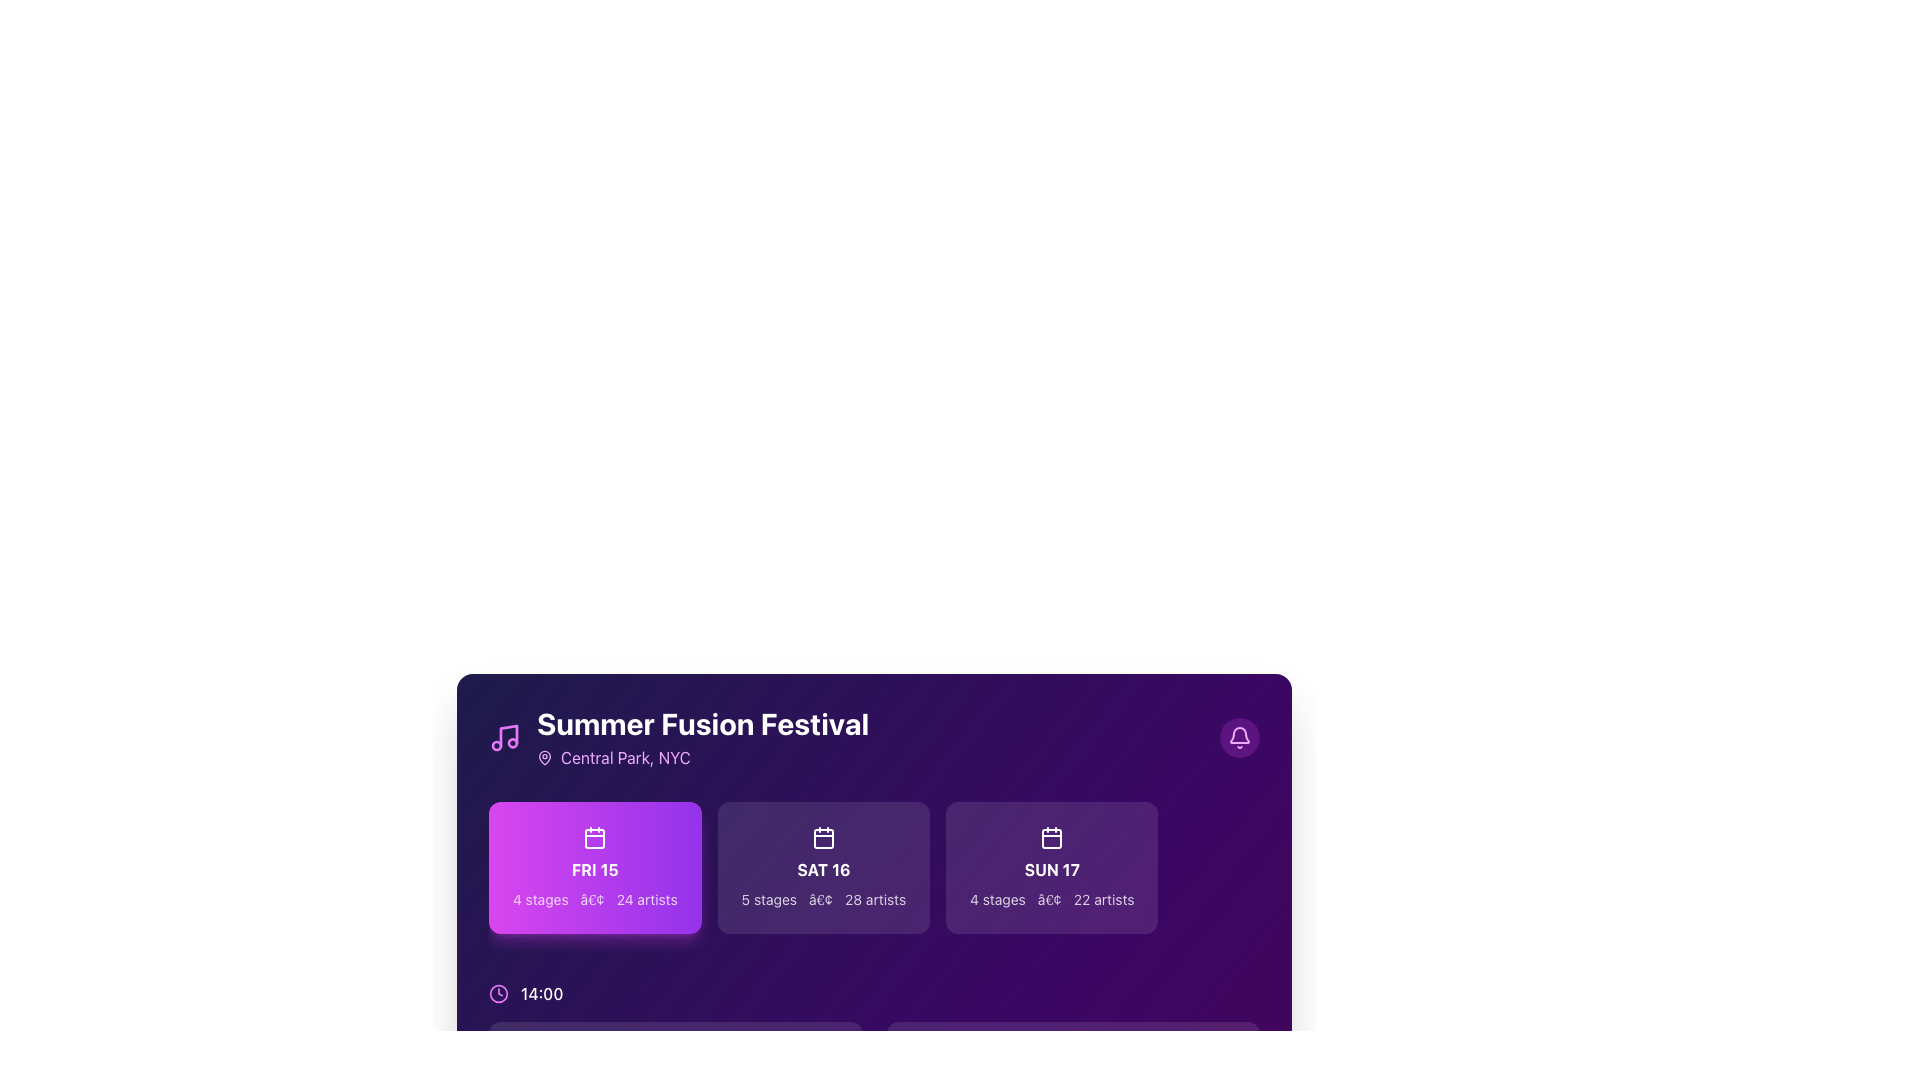  Describe the element at coordinates (1238, 737) in the screenshot. I see `the circular notification button with a bell icon at the top-right corner of the event information` at that location.